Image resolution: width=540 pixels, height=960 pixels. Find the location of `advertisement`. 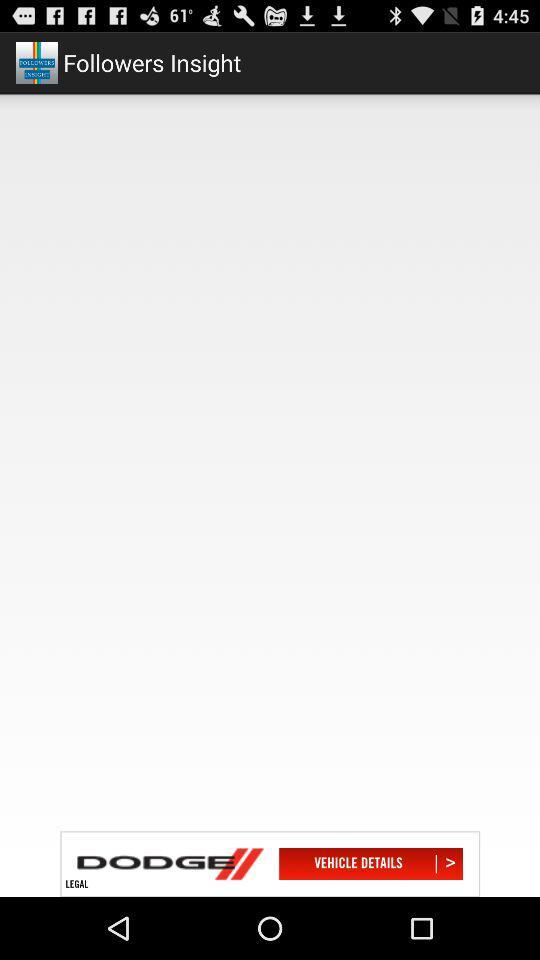

advertisement is located at coordinates (270, 863).